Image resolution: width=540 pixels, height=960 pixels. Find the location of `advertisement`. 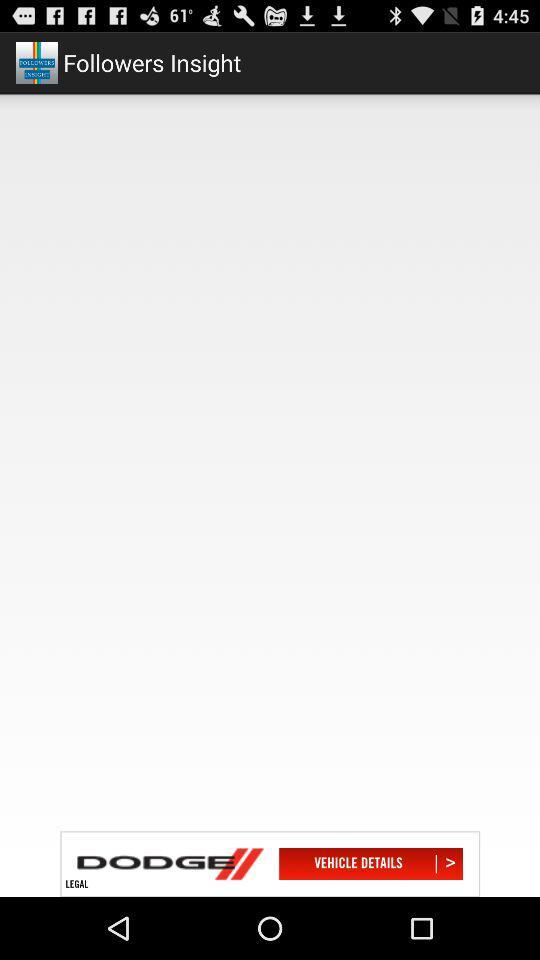

advertisement is located at coordinates (270, 863).